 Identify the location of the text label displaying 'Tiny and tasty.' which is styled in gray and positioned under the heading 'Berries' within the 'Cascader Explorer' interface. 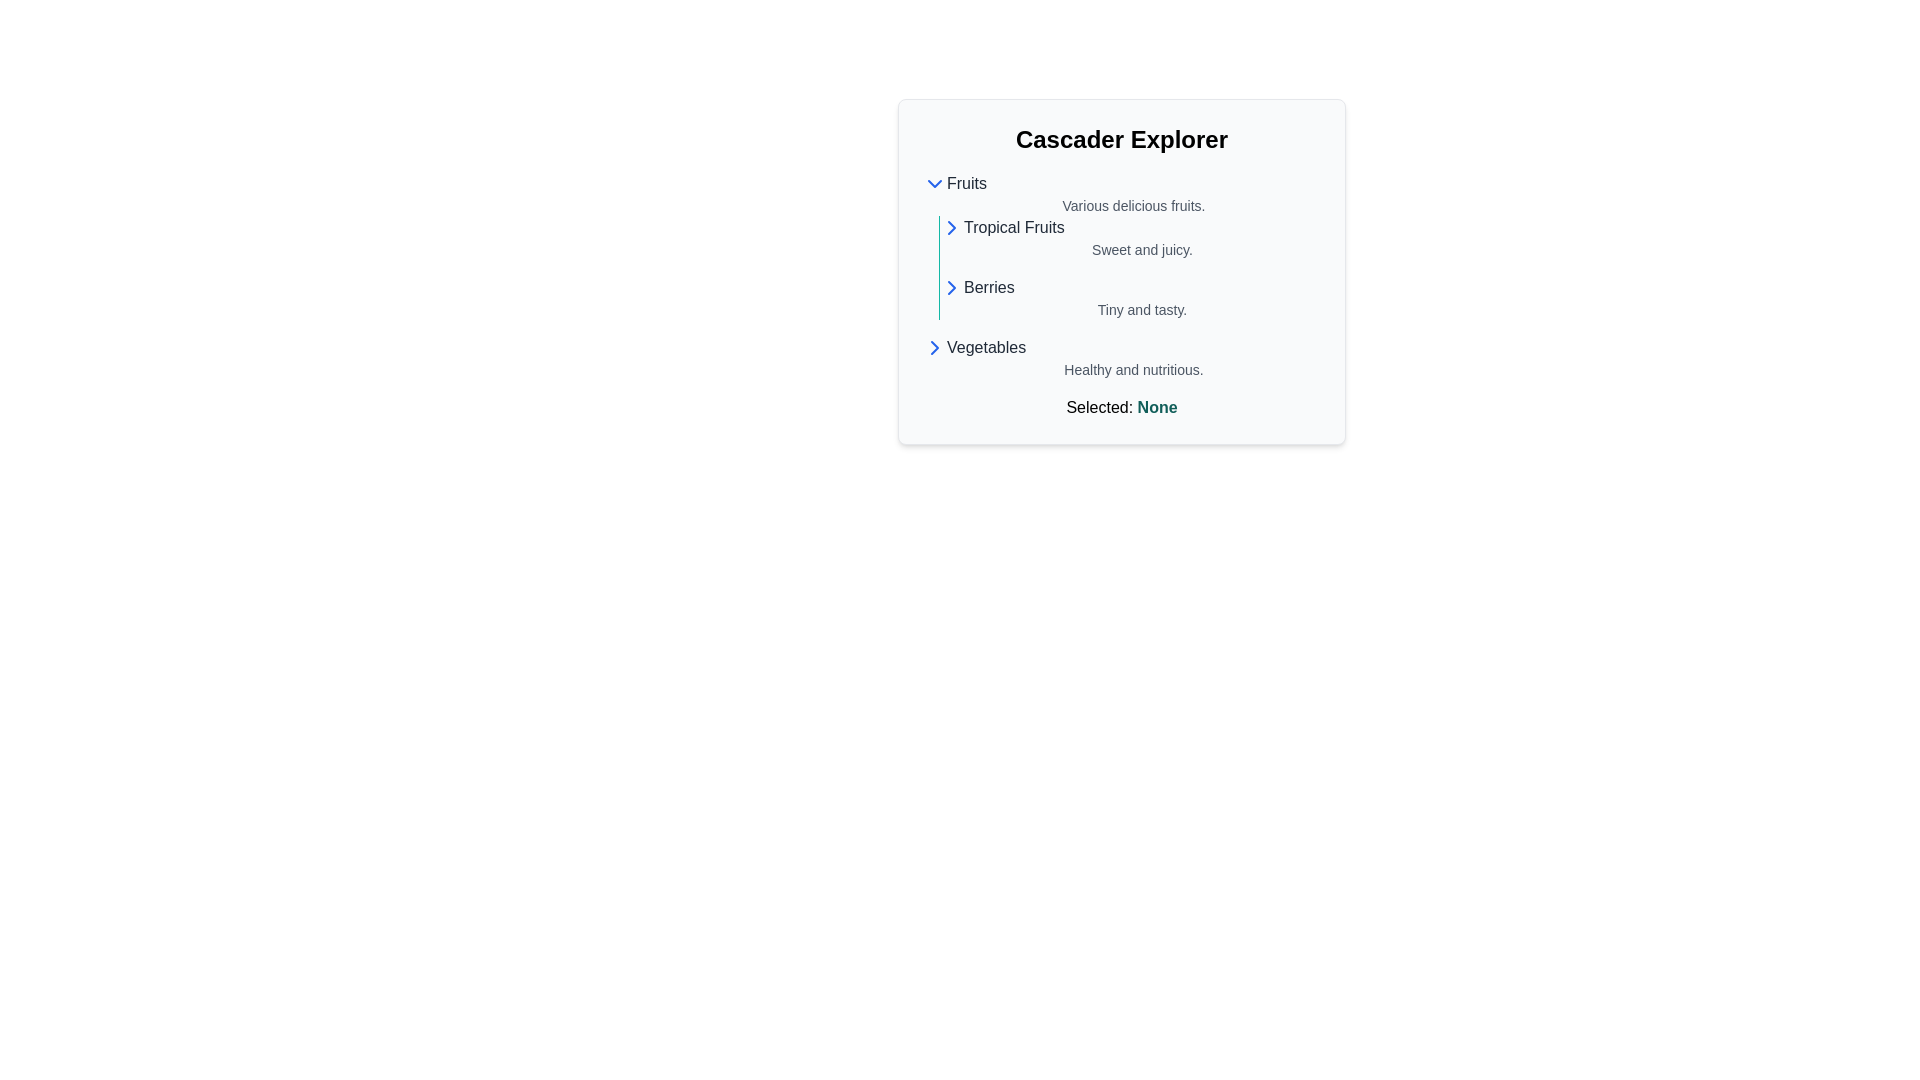
(1142, 309).